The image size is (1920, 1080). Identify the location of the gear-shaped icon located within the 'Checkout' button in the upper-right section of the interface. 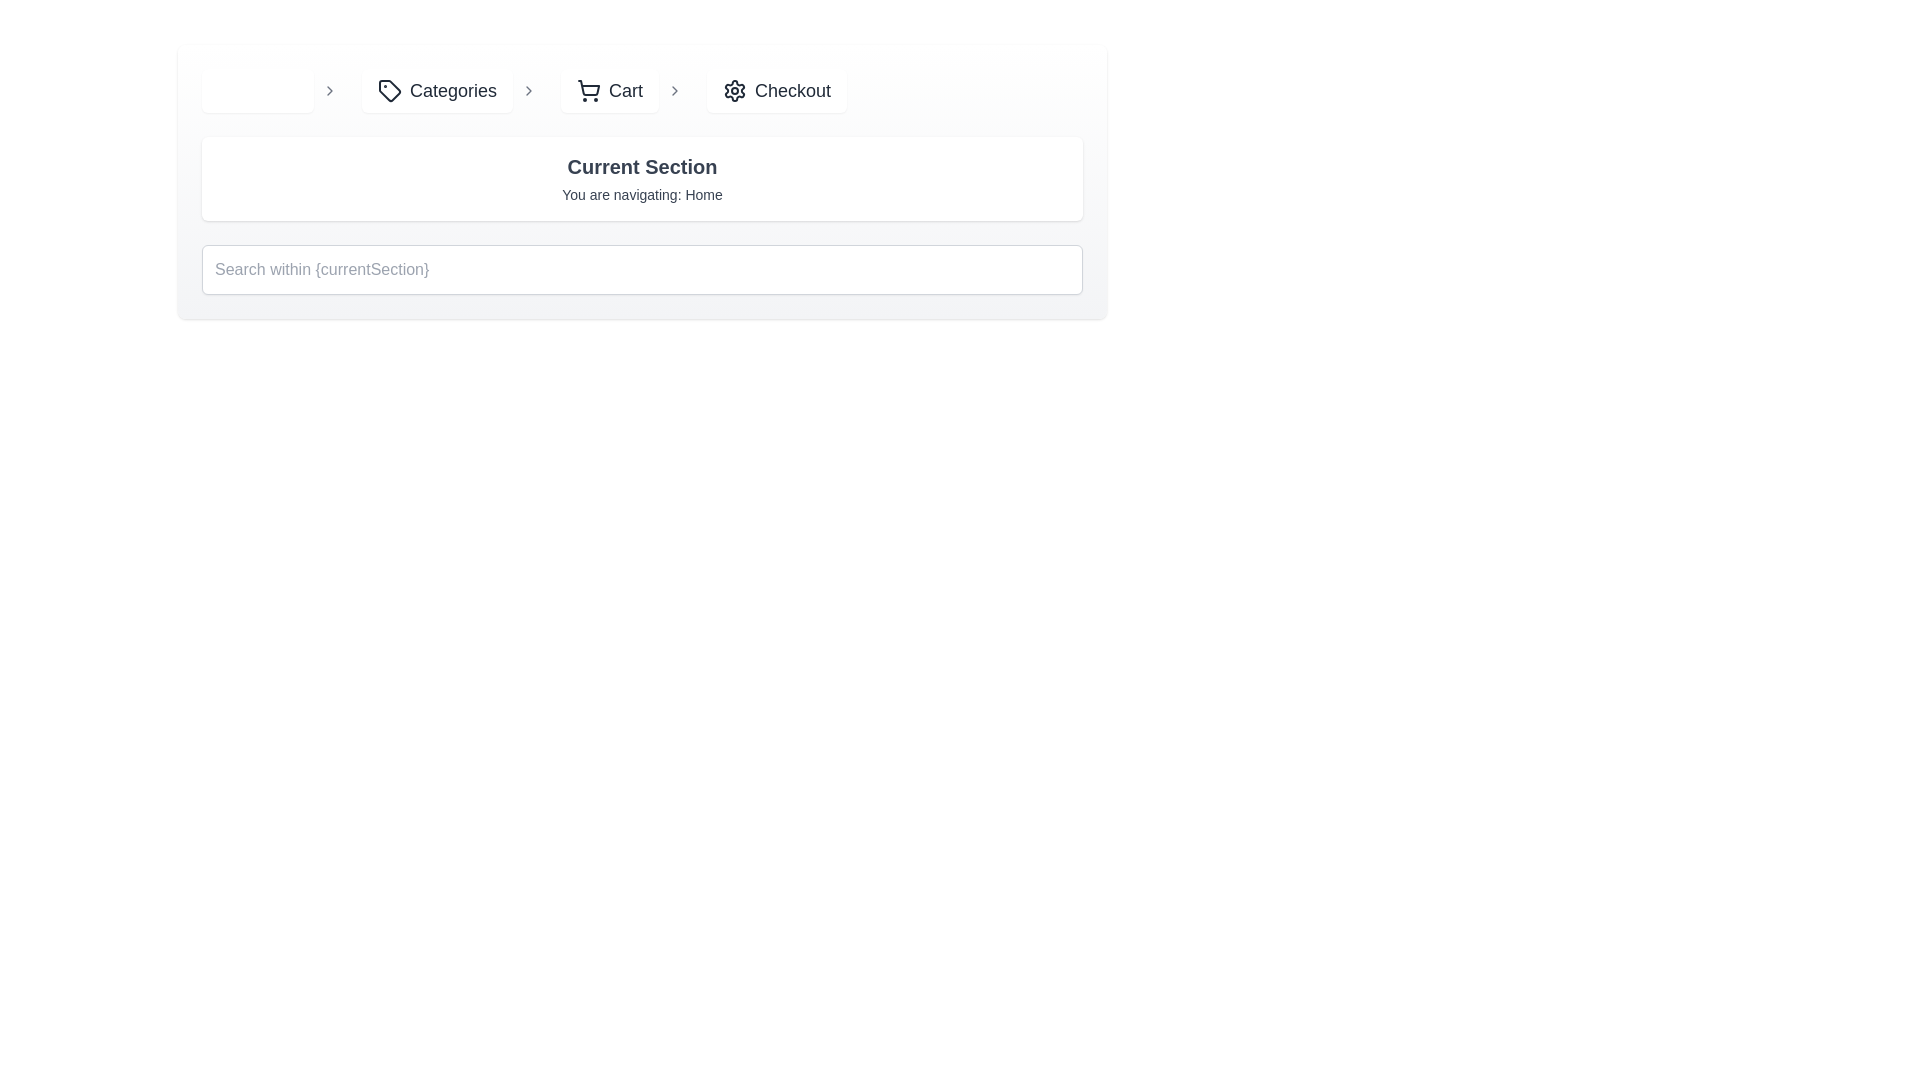
(734, 91).